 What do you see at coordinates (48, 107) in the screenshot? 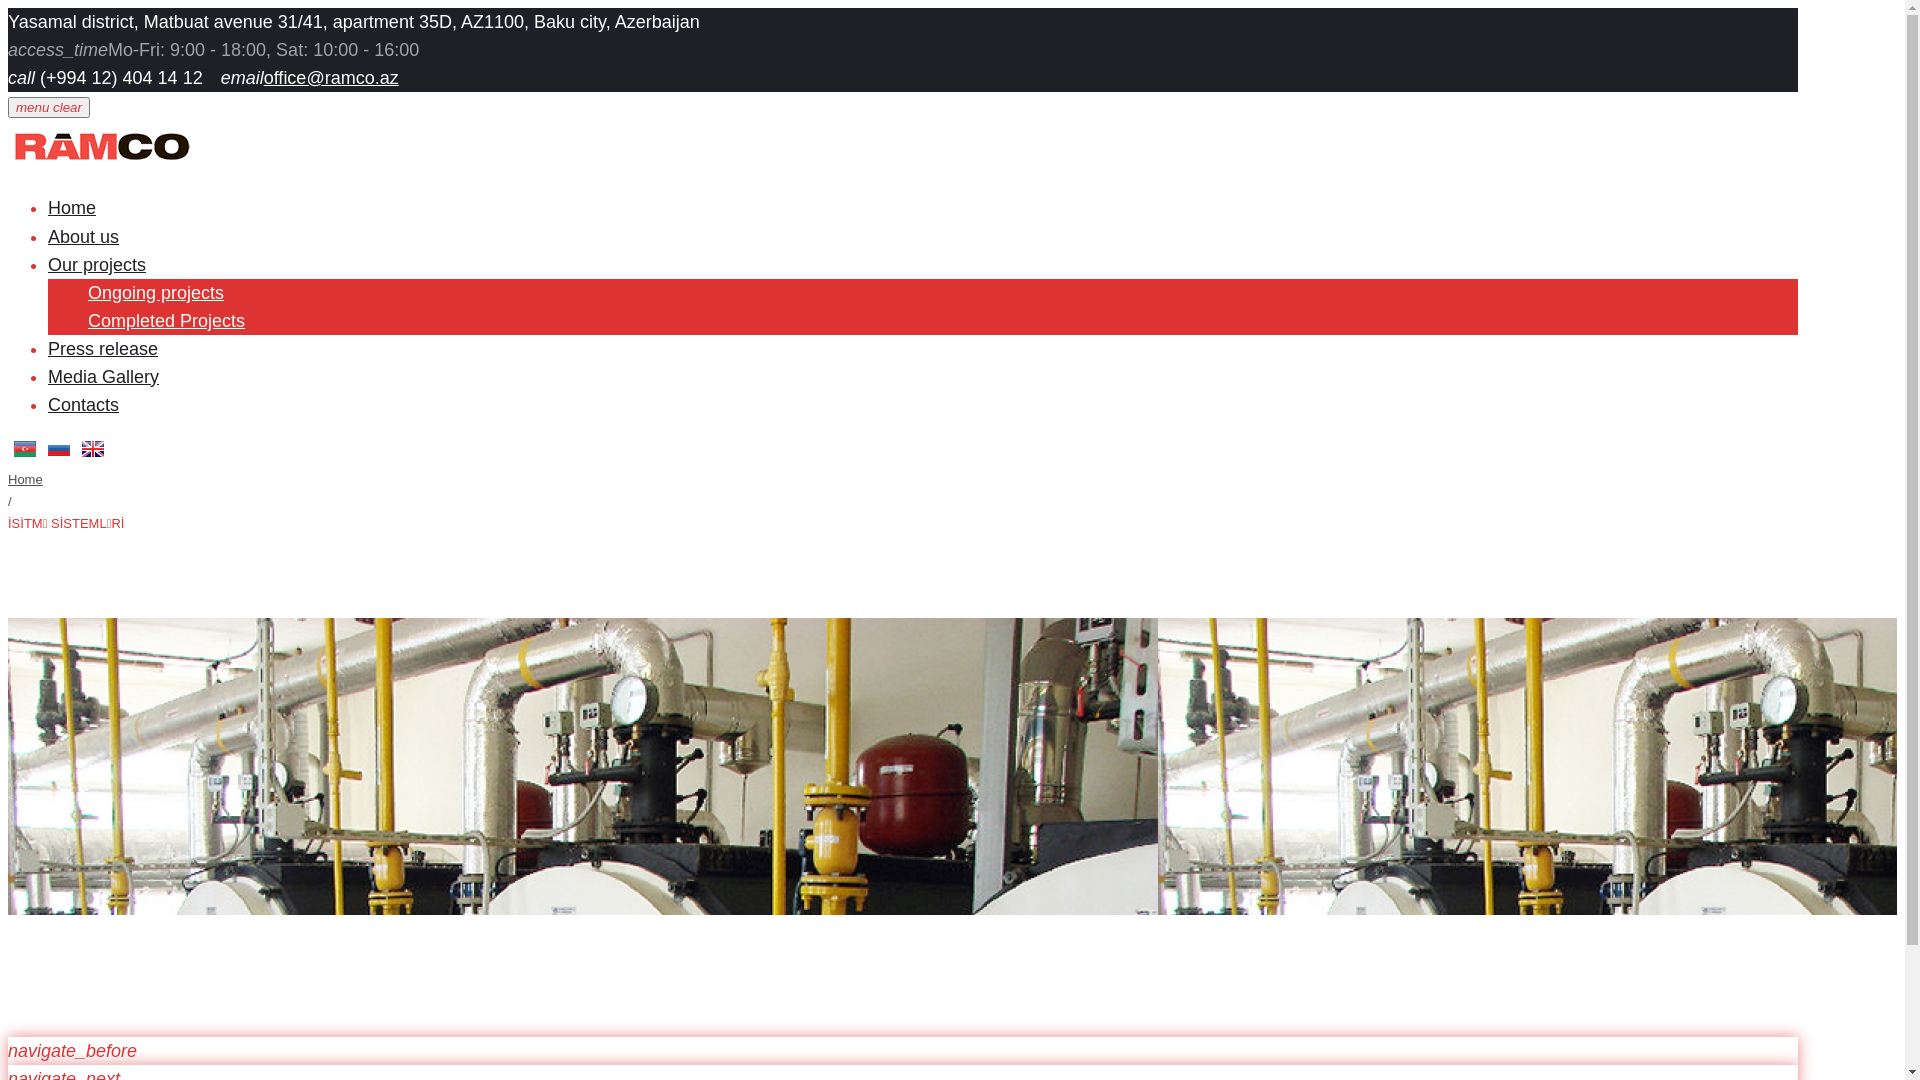
I see `'menu clear'` at bounding box center [48, 107].